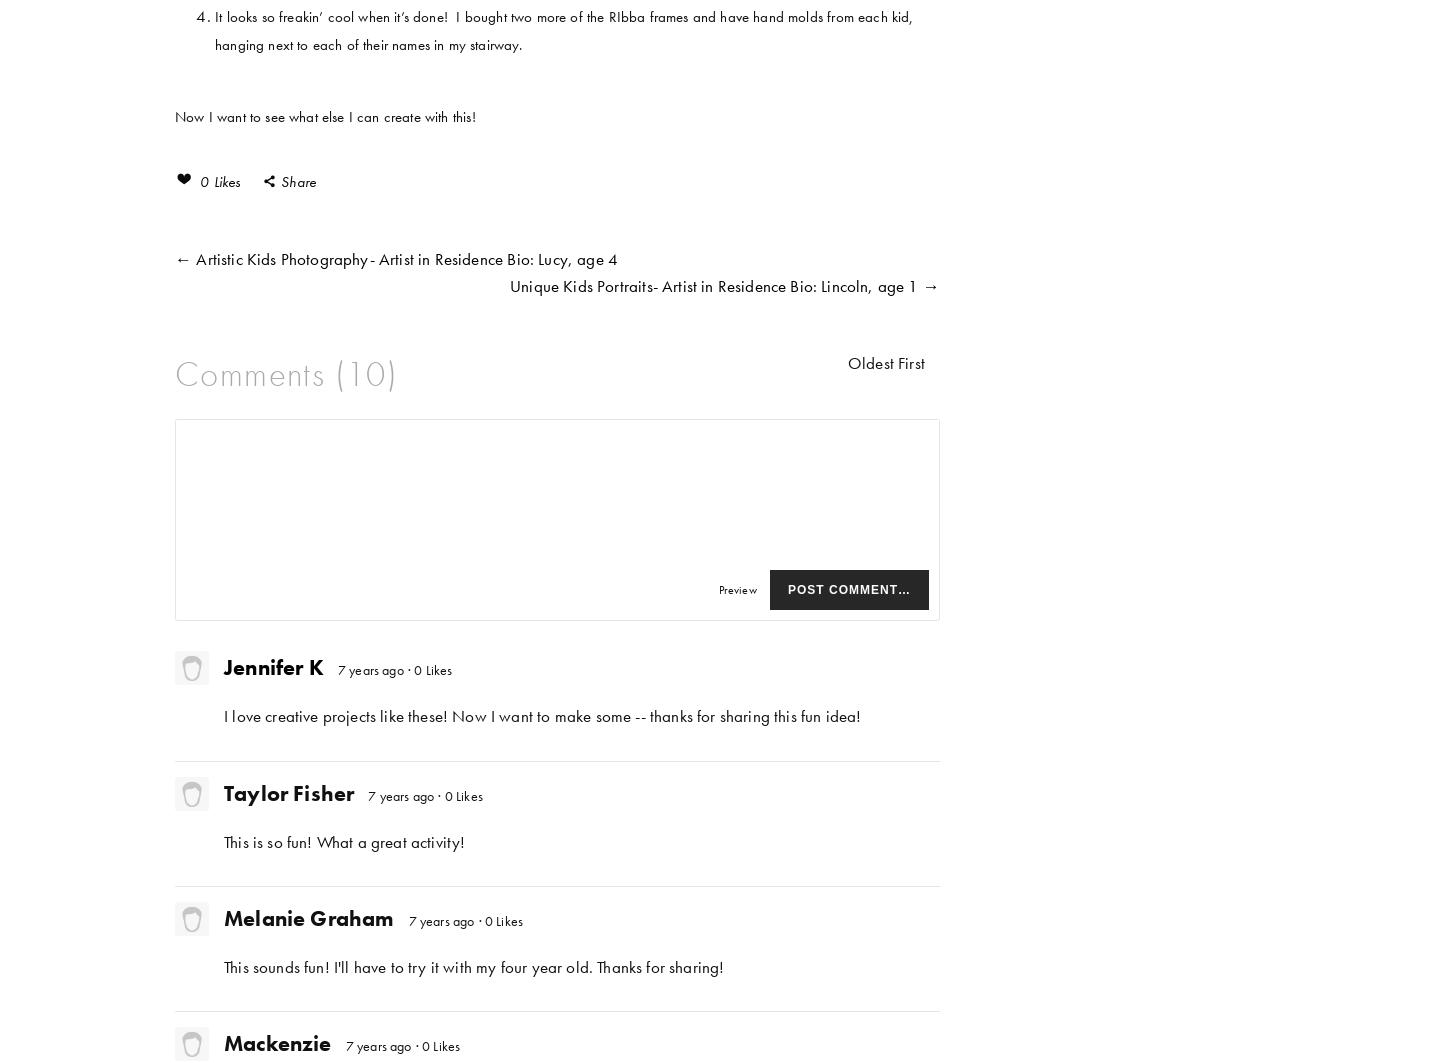 The height and width of the screenshot is (1063, 1450). What do you see at coordinates (848, 588) in the screenshot?
I see `'Post Comment…'` at bounding box center [848, 588].